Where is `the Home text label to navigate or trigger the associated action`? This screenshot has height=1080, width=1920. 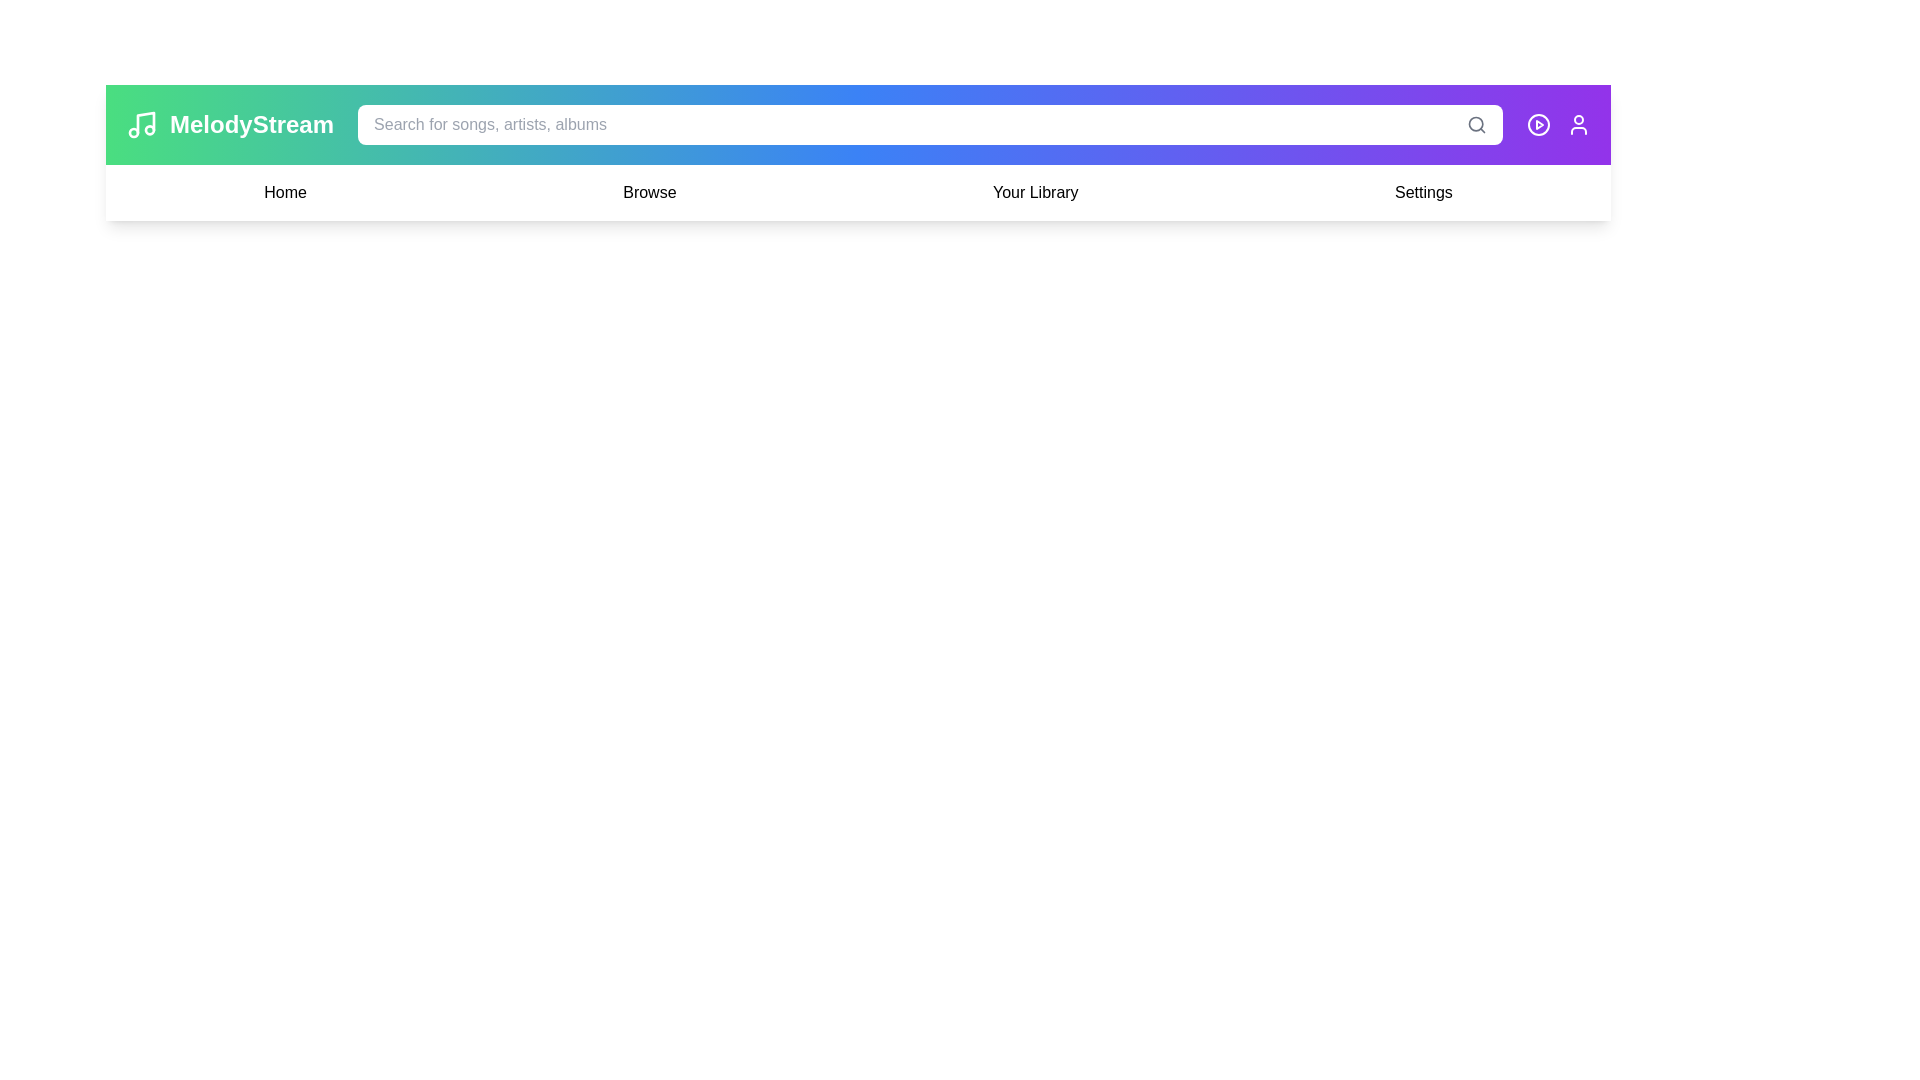
the Home text label to navigate or trigger the associated action is located at coordinates (284, 192).